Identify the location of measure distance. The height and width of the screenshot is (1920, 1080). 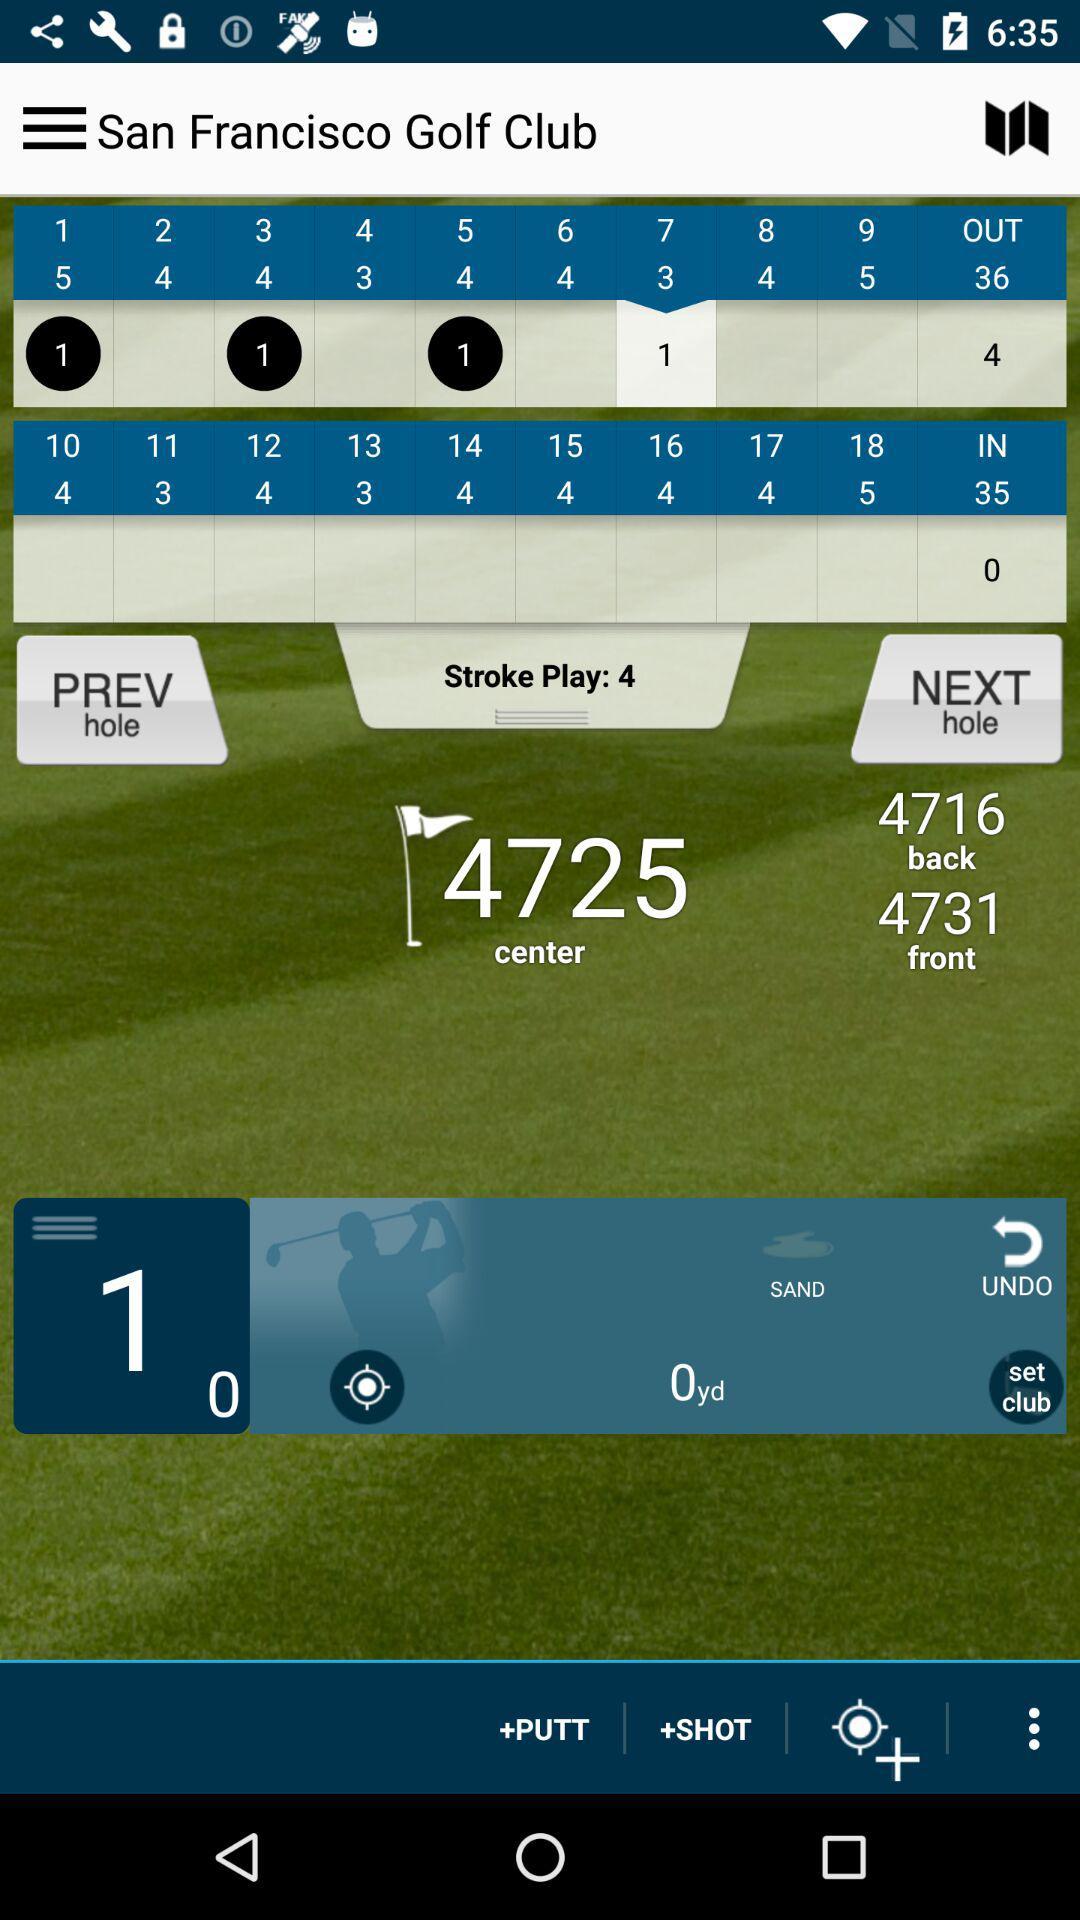
(866, 1727).